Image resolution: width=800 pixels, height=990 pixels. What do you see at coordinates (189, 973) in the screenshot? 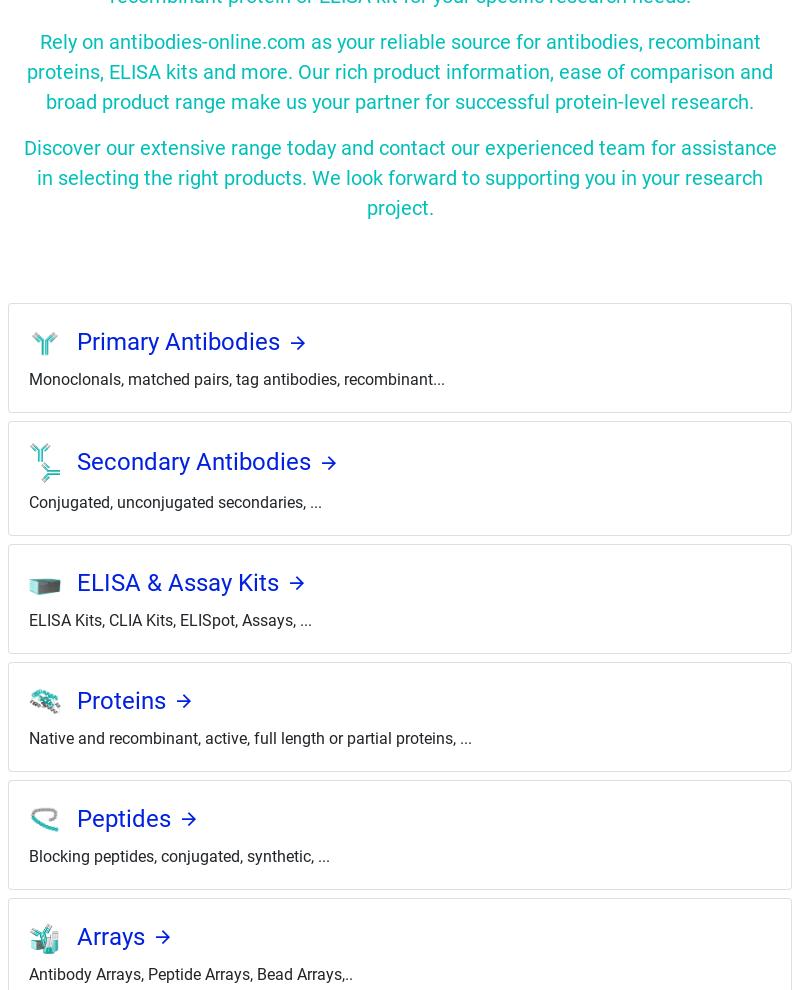
I see `'Antibody Arrays, Peptide Arrays, Bead Arrays,..'` at bounding box center [189, 973].